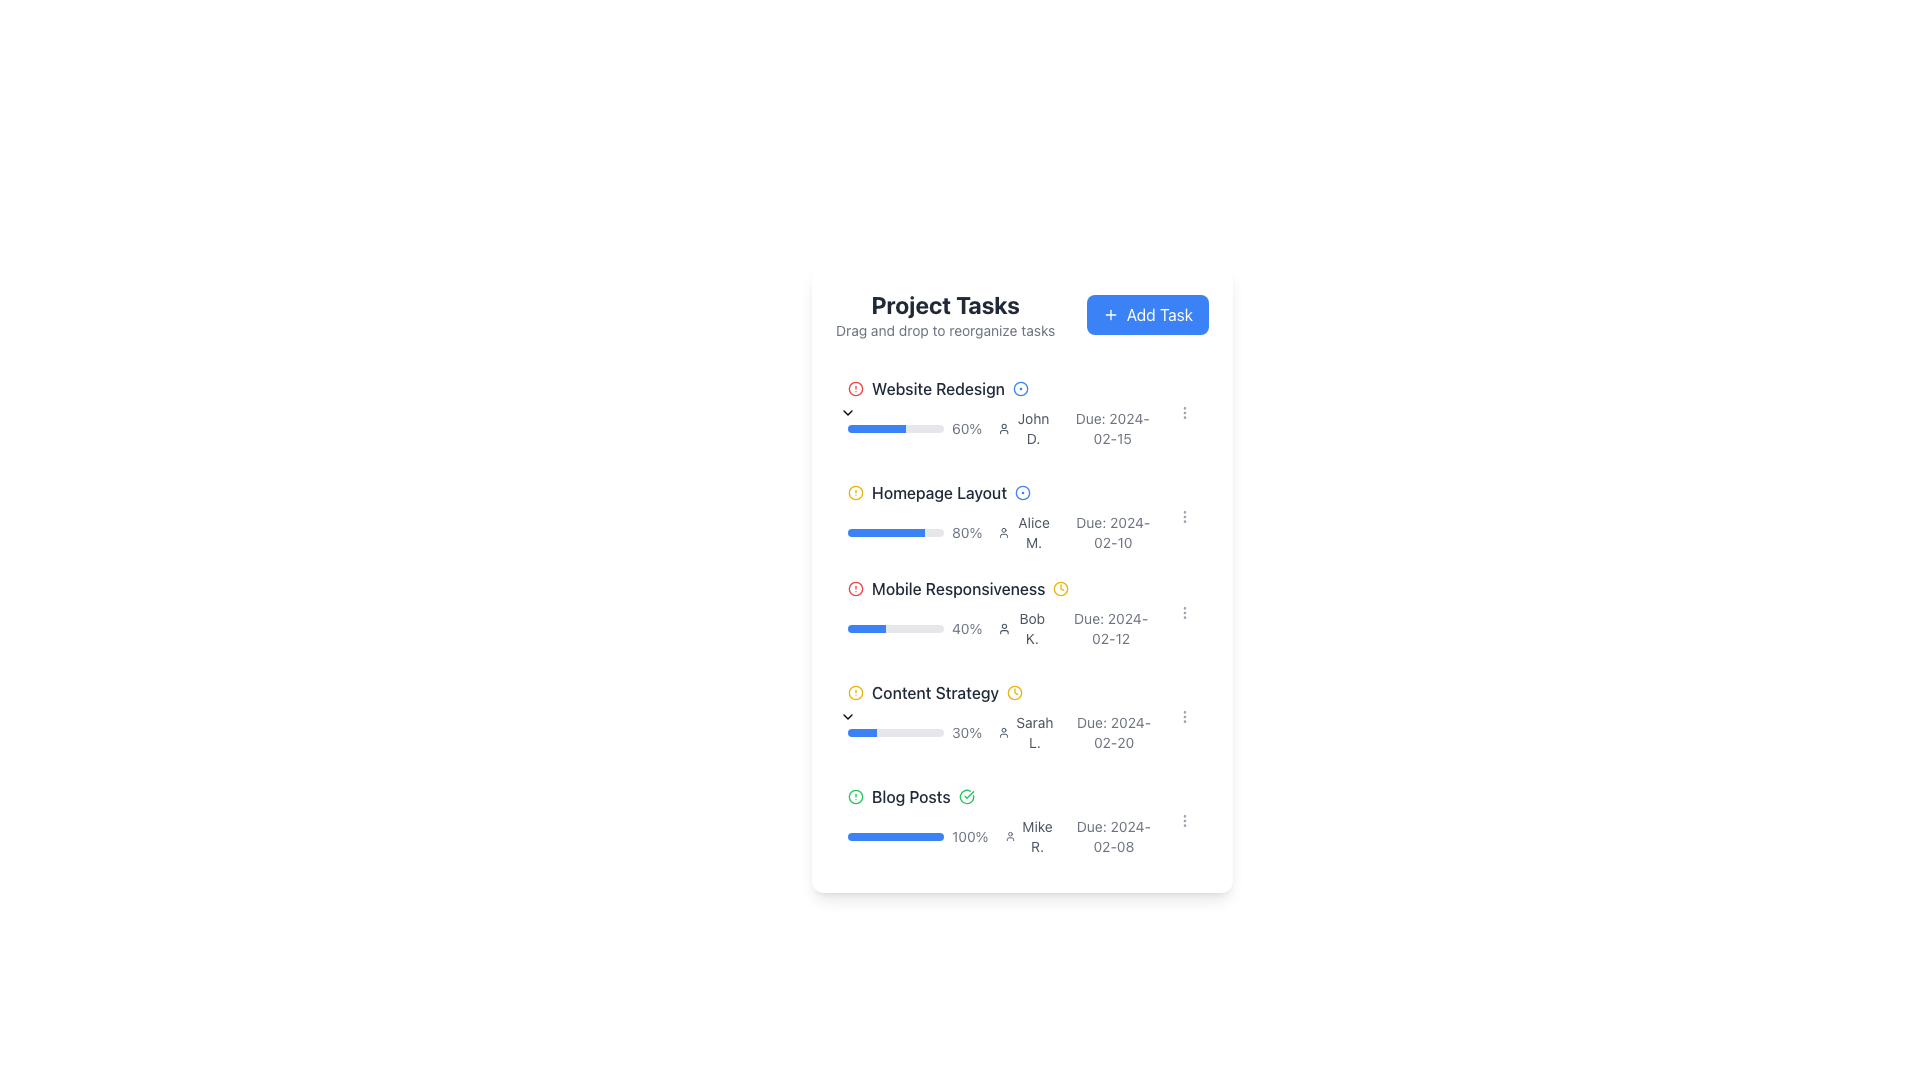 The height and width of the screenshot is (1080, 1920). Describe the element at coordinates (1002, 515) in the screenshot. I see `the user icon within the second task list item, which provides details for a specific project task` at that location.